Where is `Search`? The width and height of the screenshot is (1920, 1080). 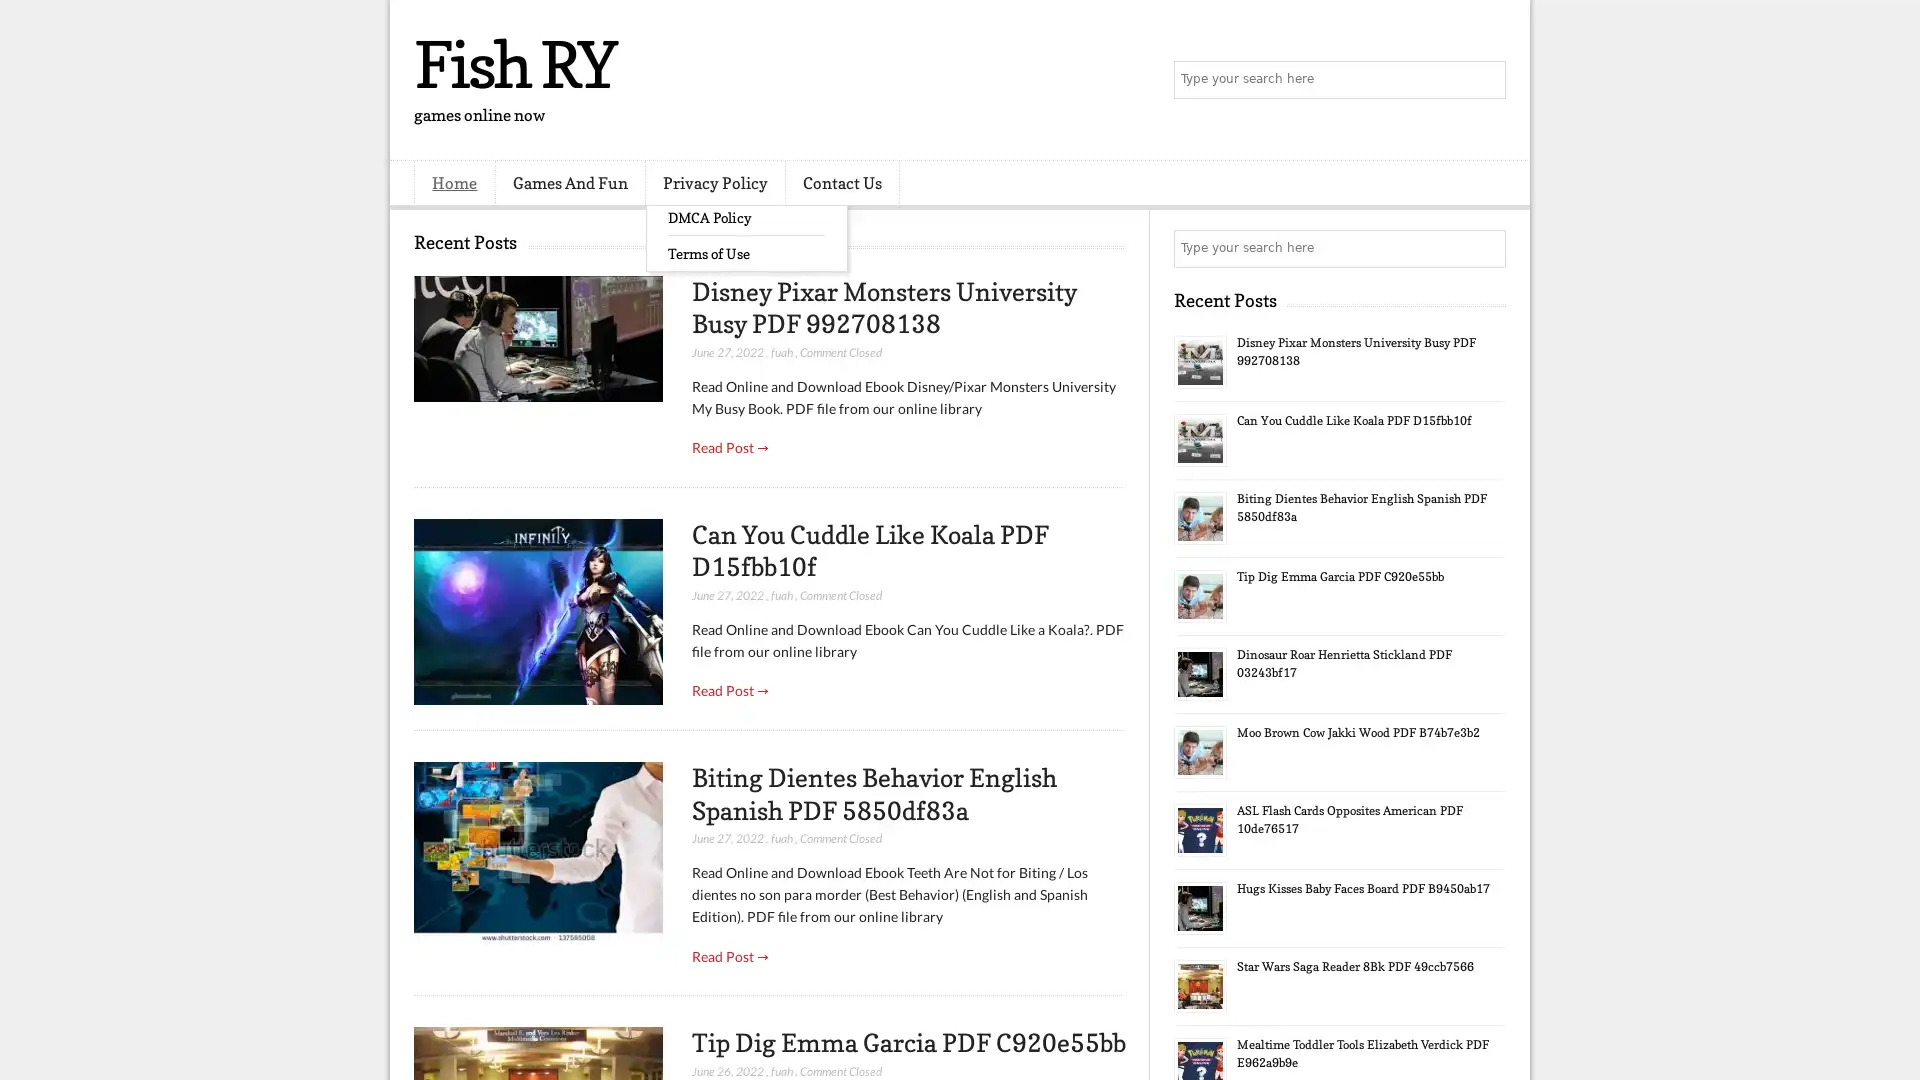
Search is located at coordinates (1485, 248).